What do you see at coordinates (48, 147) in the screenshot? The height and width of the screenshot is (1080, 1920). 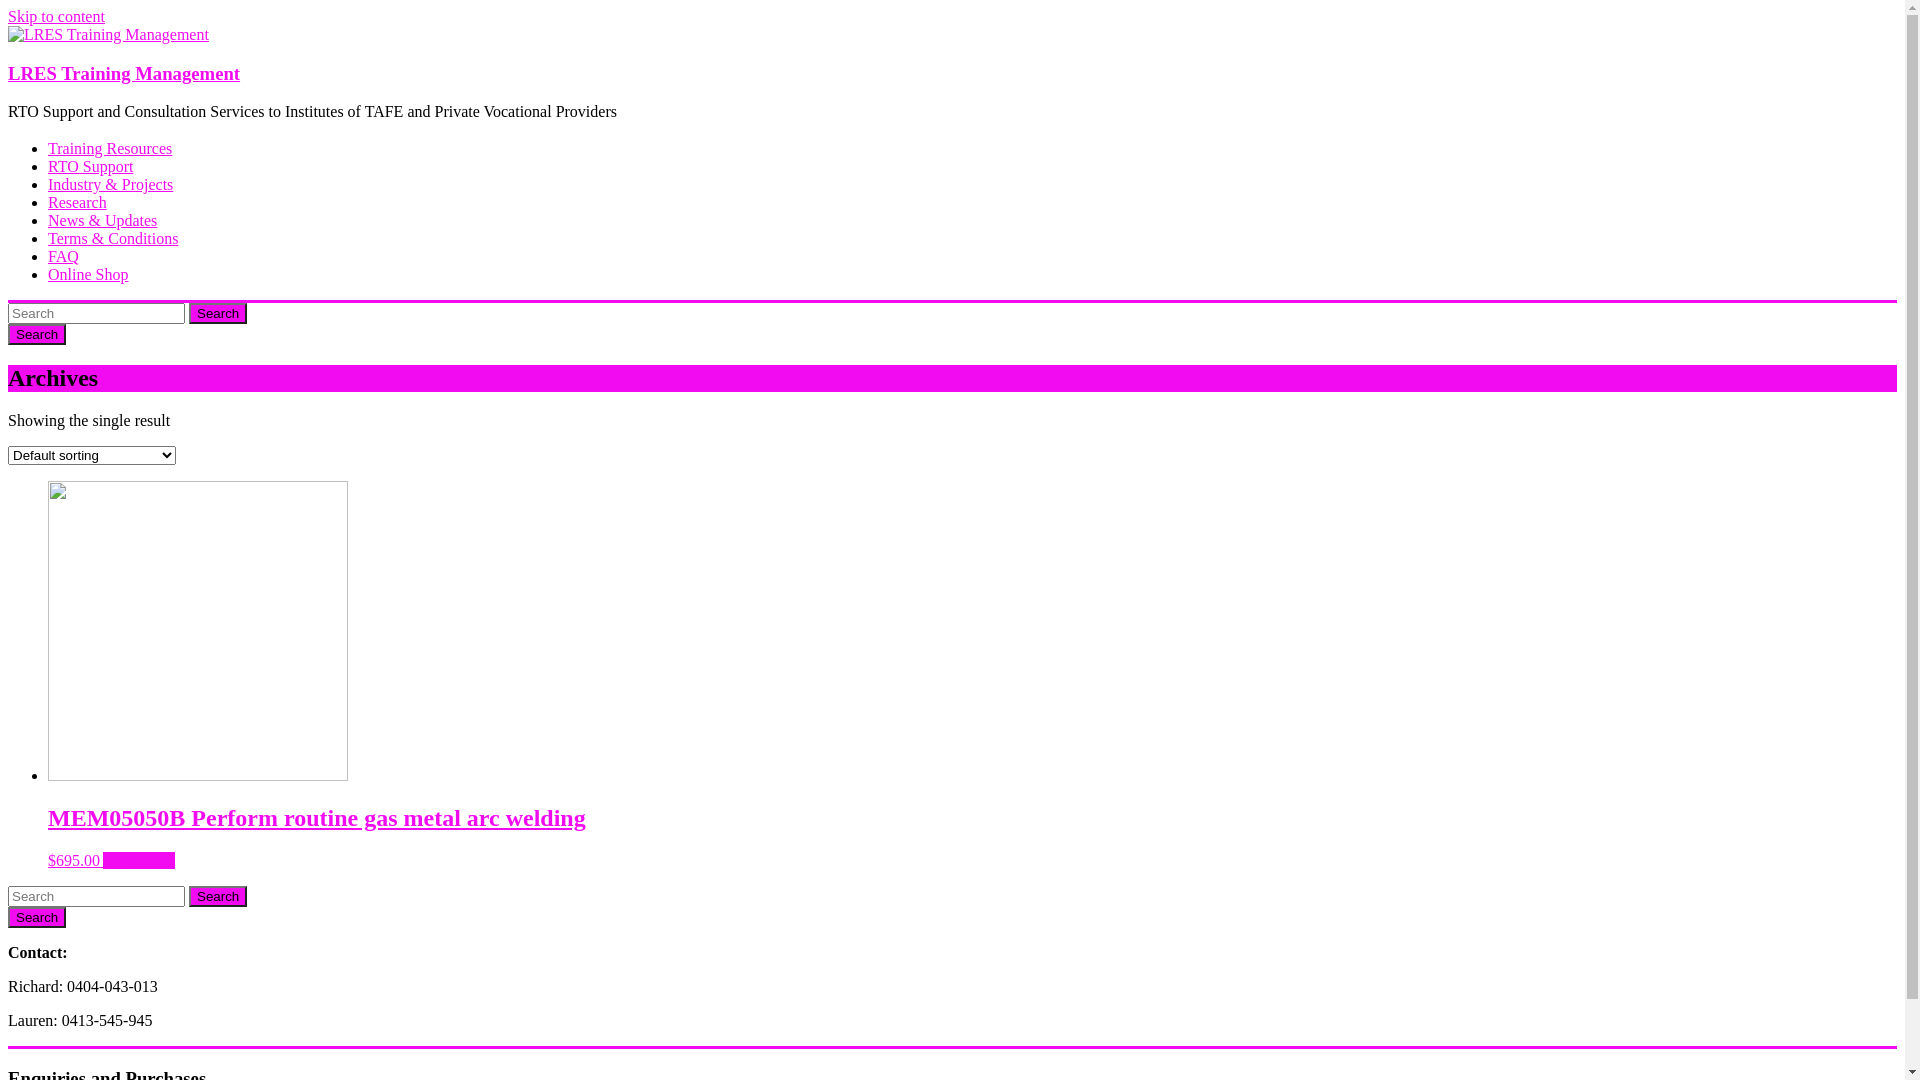 I see `'Training Resources'` at bounding box center [48, 147].